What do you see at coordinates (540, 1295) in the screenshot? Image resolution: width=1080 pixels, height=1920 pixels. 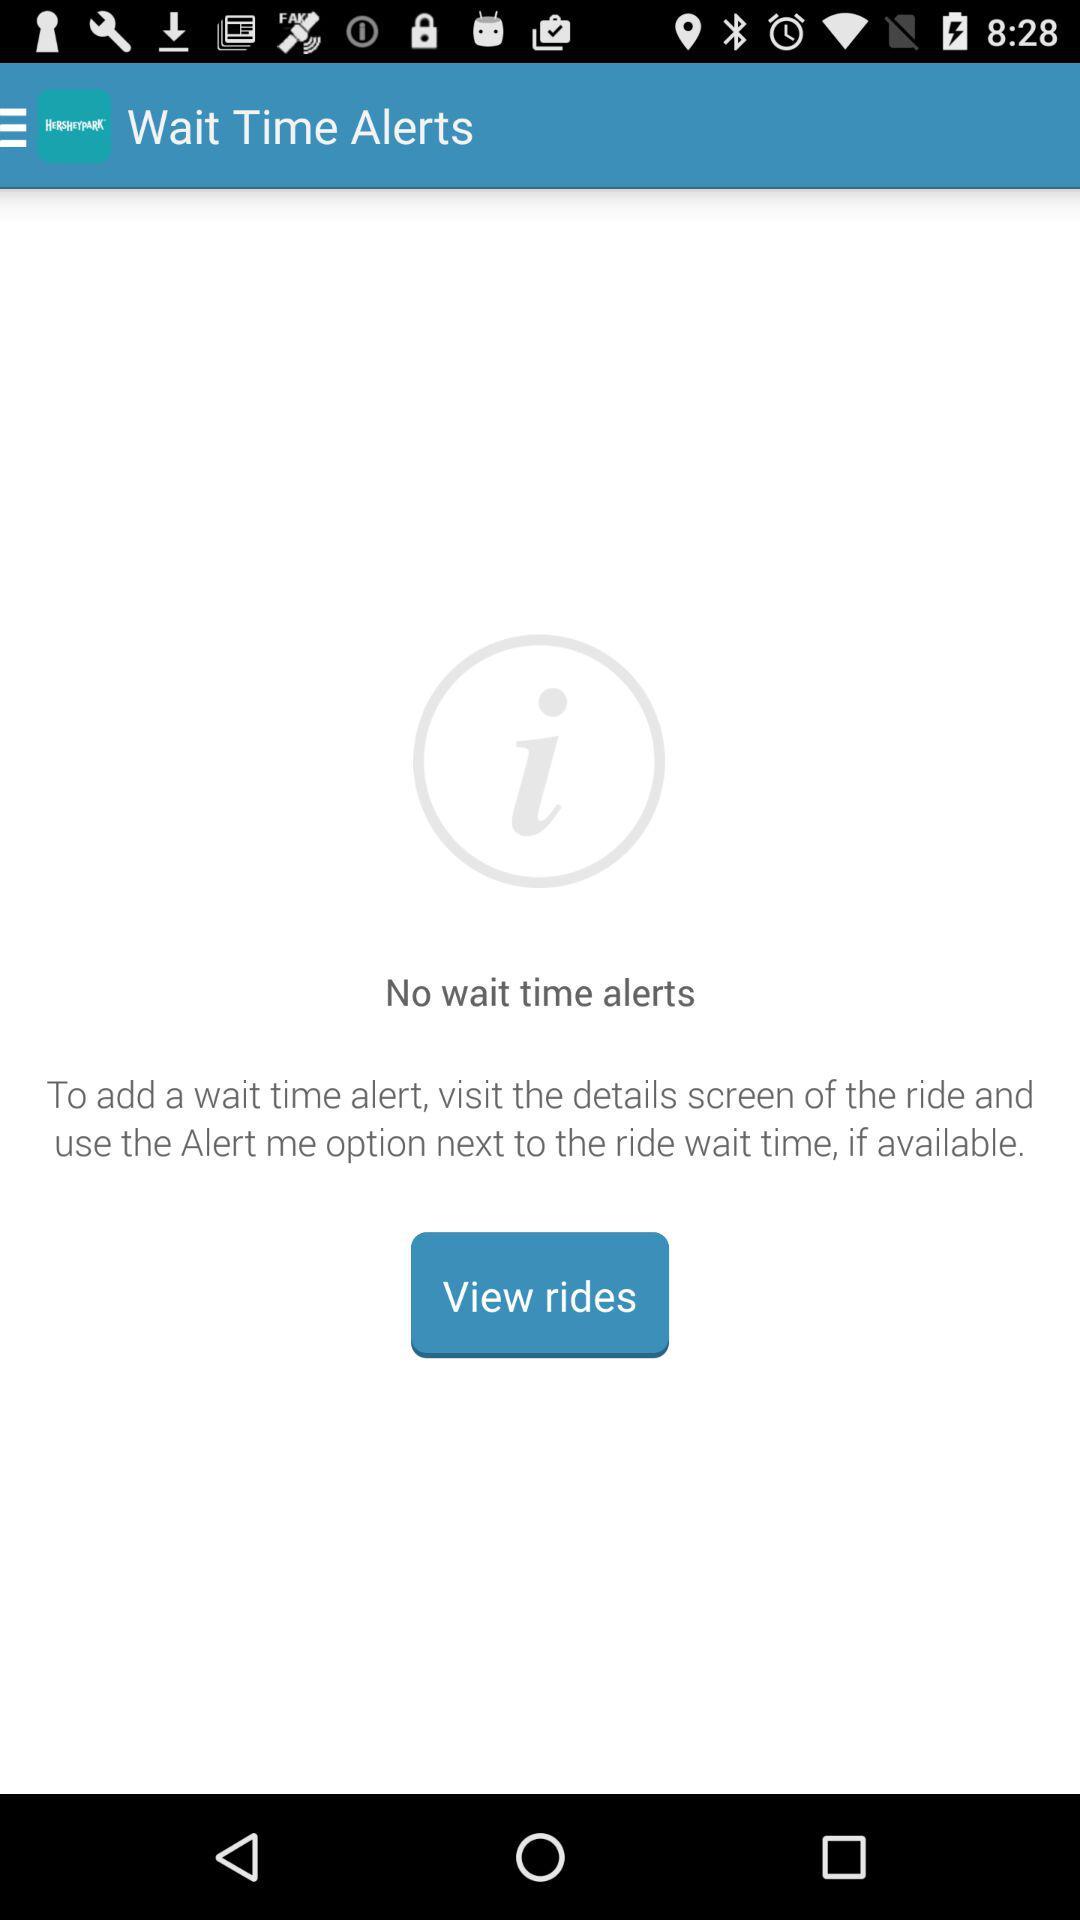 I see `view rides item` at bounding box center [540, 1295].